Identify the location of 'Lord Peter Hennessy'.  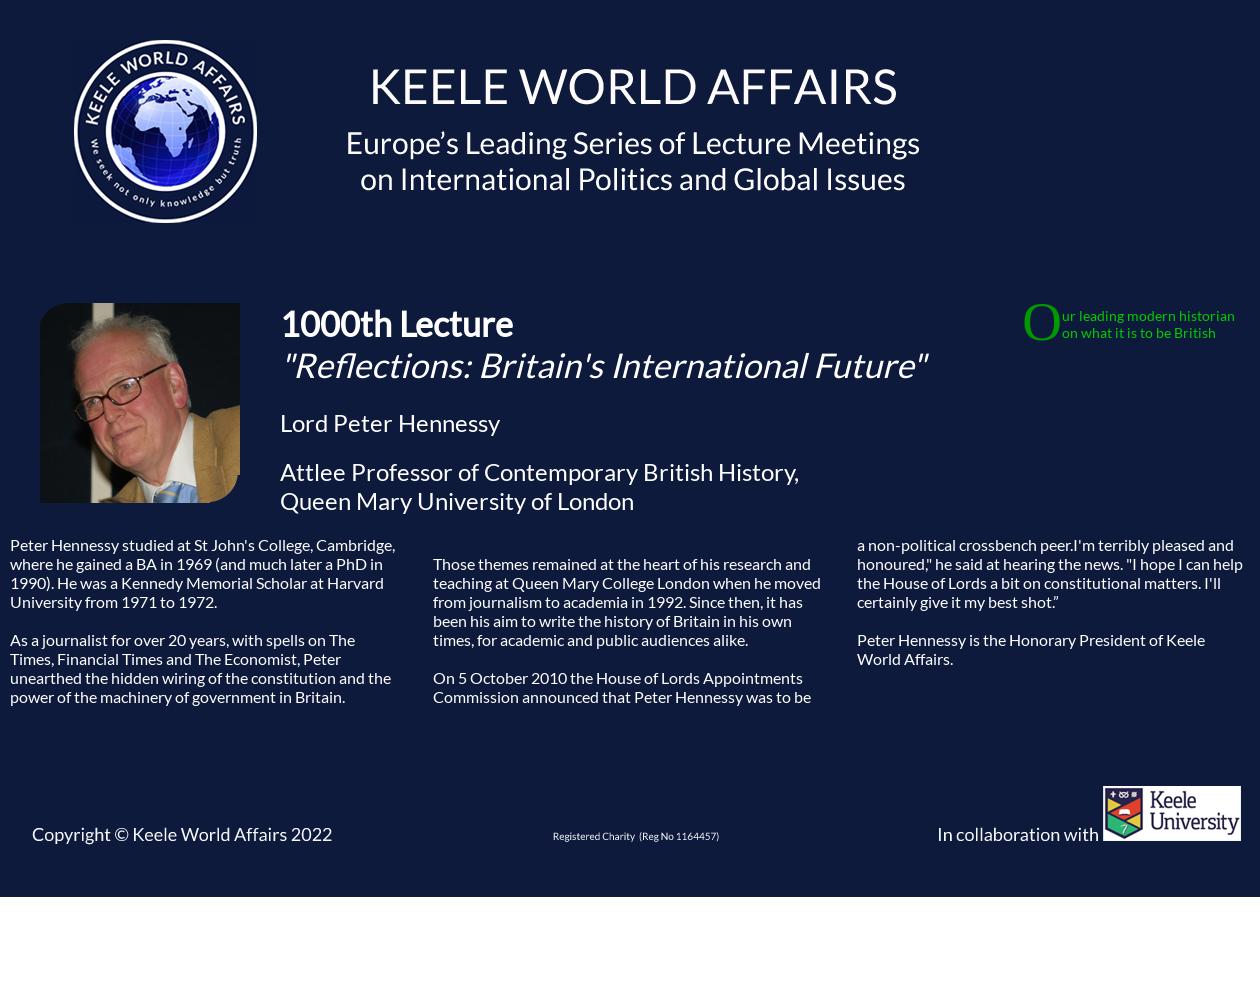
(279, 422).